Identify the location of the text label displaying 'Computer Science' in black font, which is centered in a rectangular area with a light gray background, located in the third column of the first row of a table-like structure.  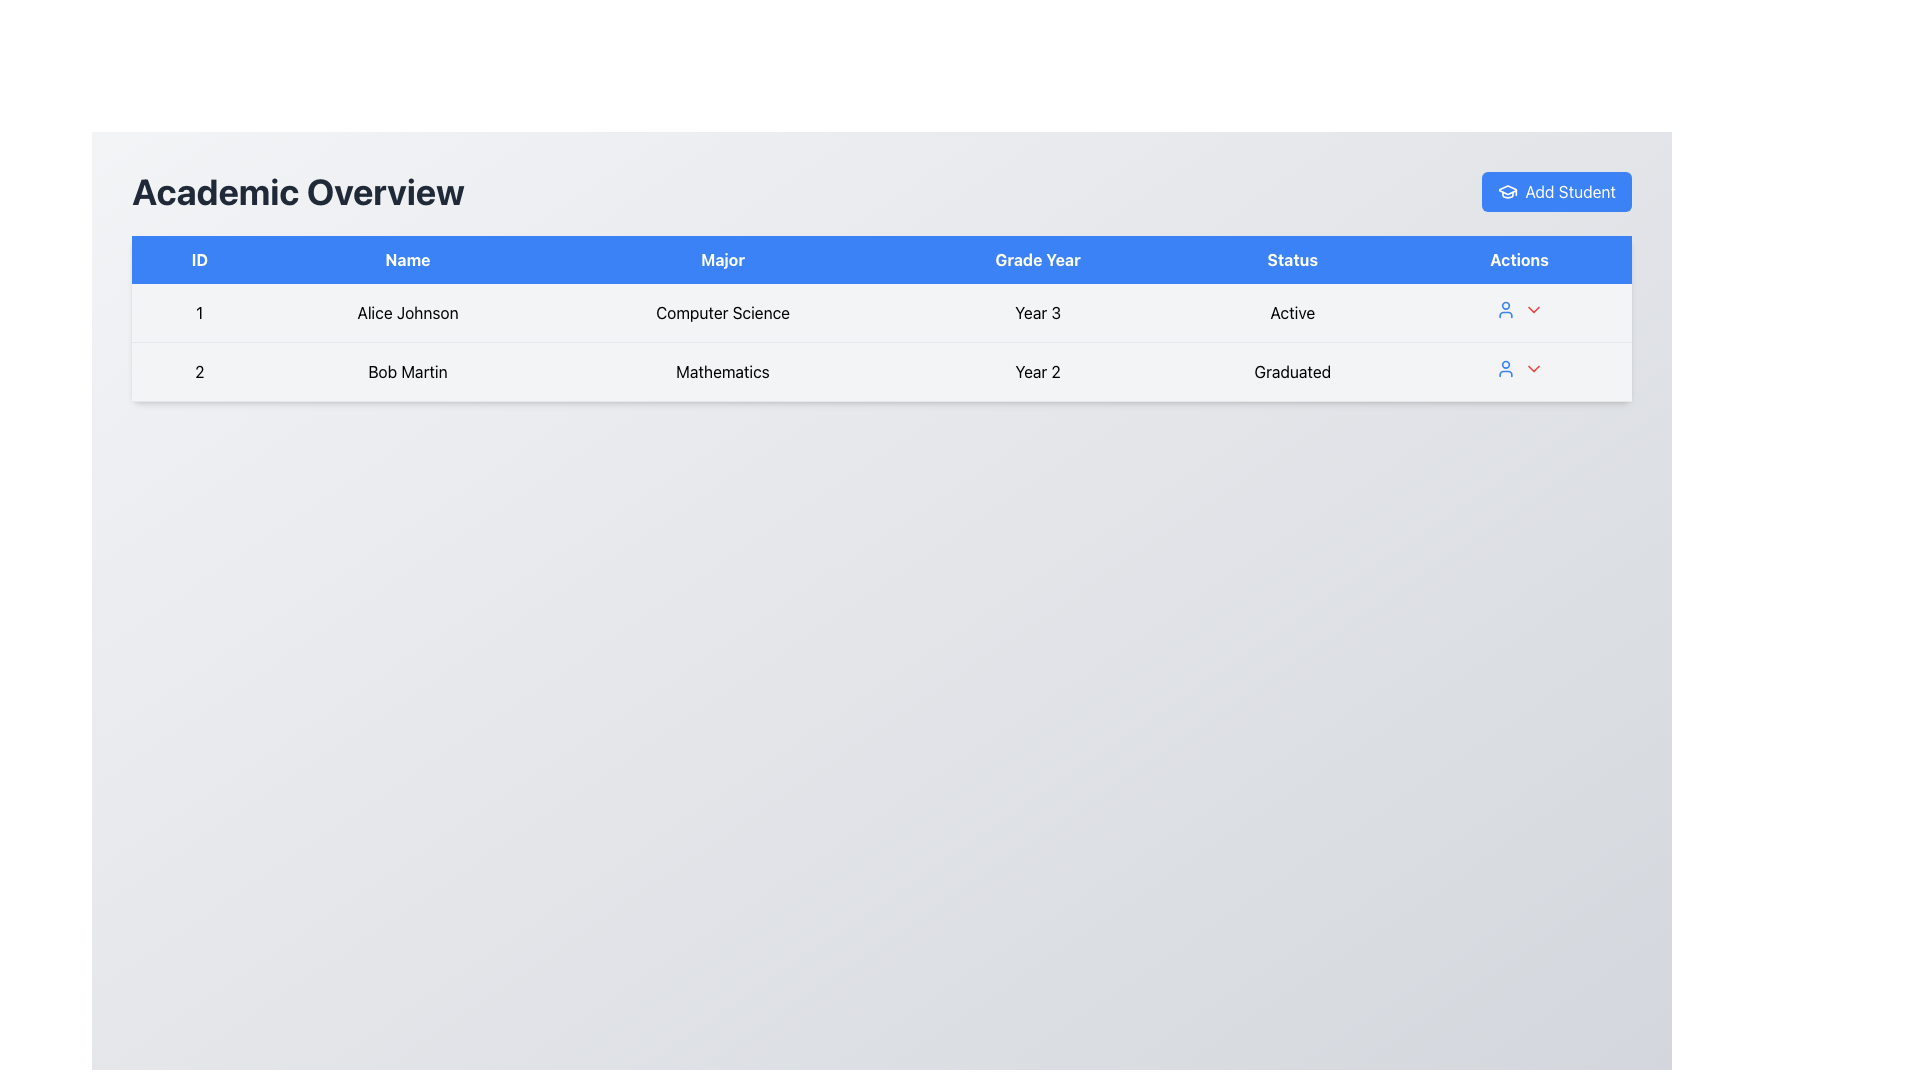
(722, 313).